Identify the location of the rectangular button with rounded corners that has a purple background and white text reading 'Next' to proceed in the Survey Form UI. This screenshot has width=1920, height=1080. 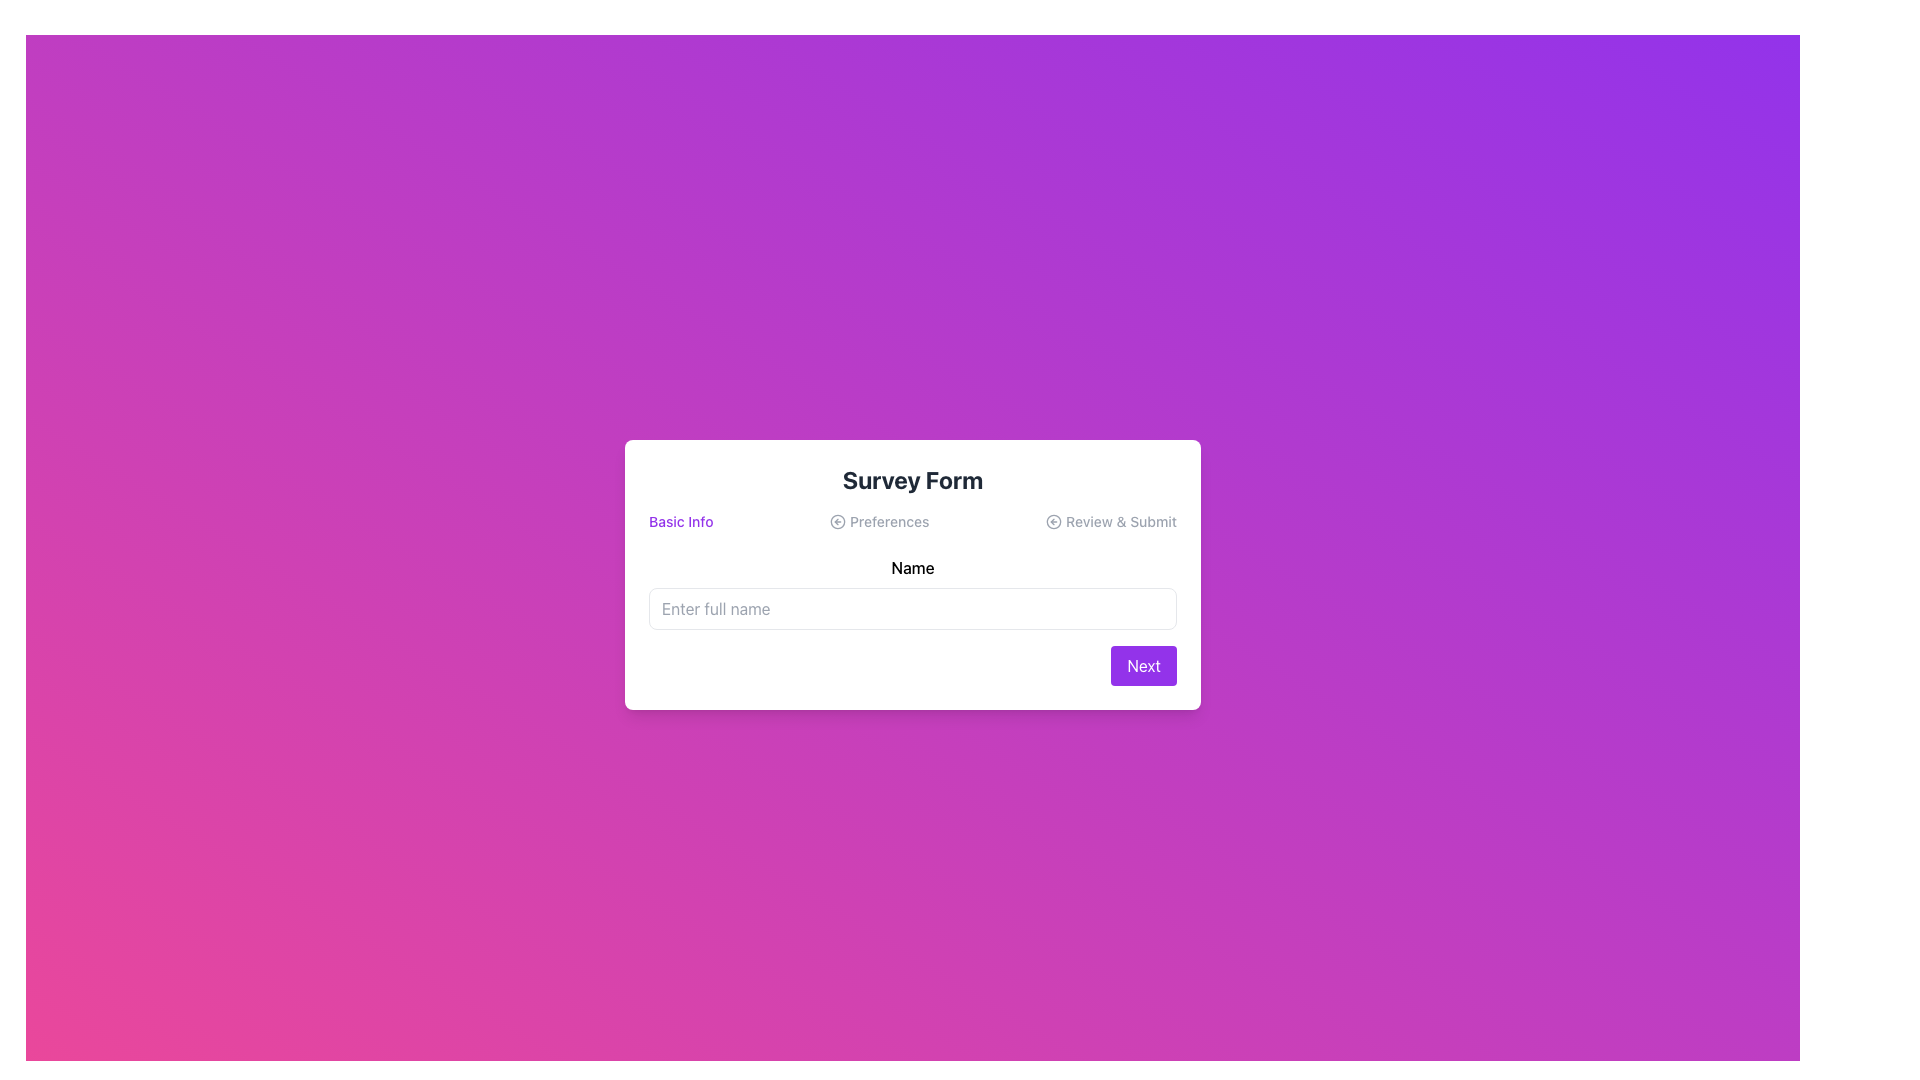
(1144, 666).